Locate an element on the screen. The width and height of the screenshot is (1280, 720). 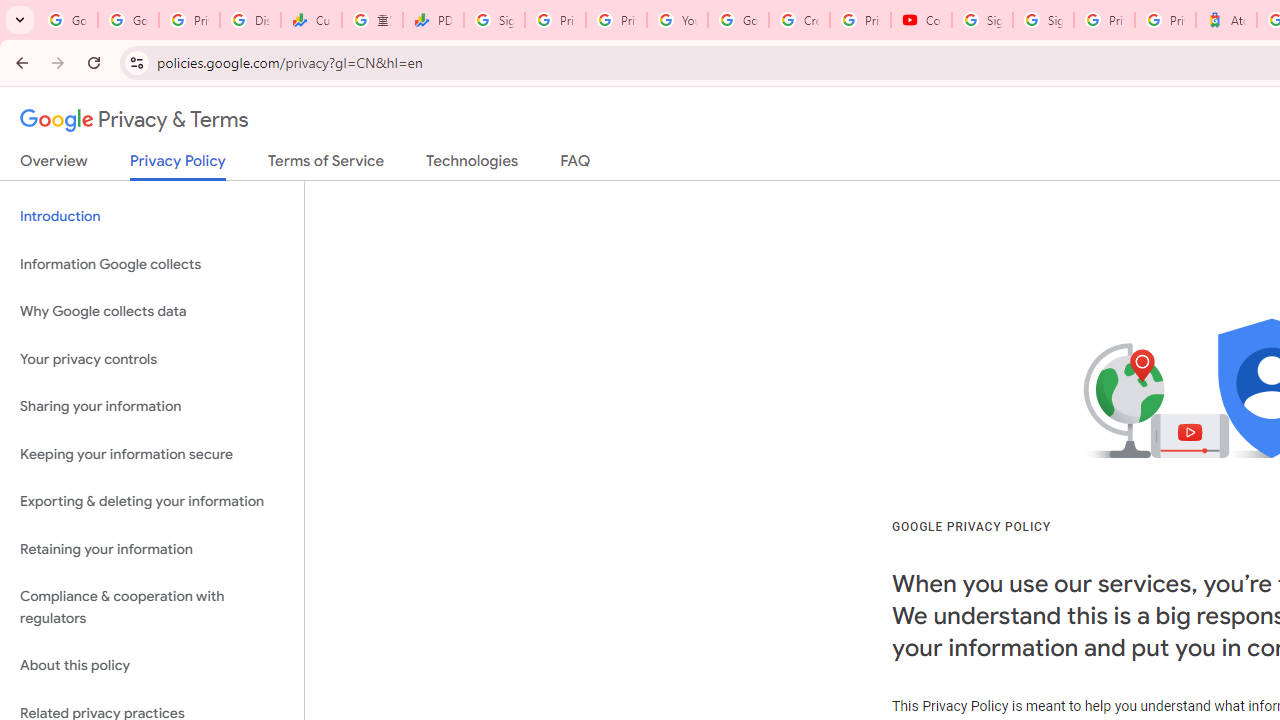
'PDD Holdings Inc - ADR (PDD) Price & News - Google Finance' is located at coordinates (432, 20).